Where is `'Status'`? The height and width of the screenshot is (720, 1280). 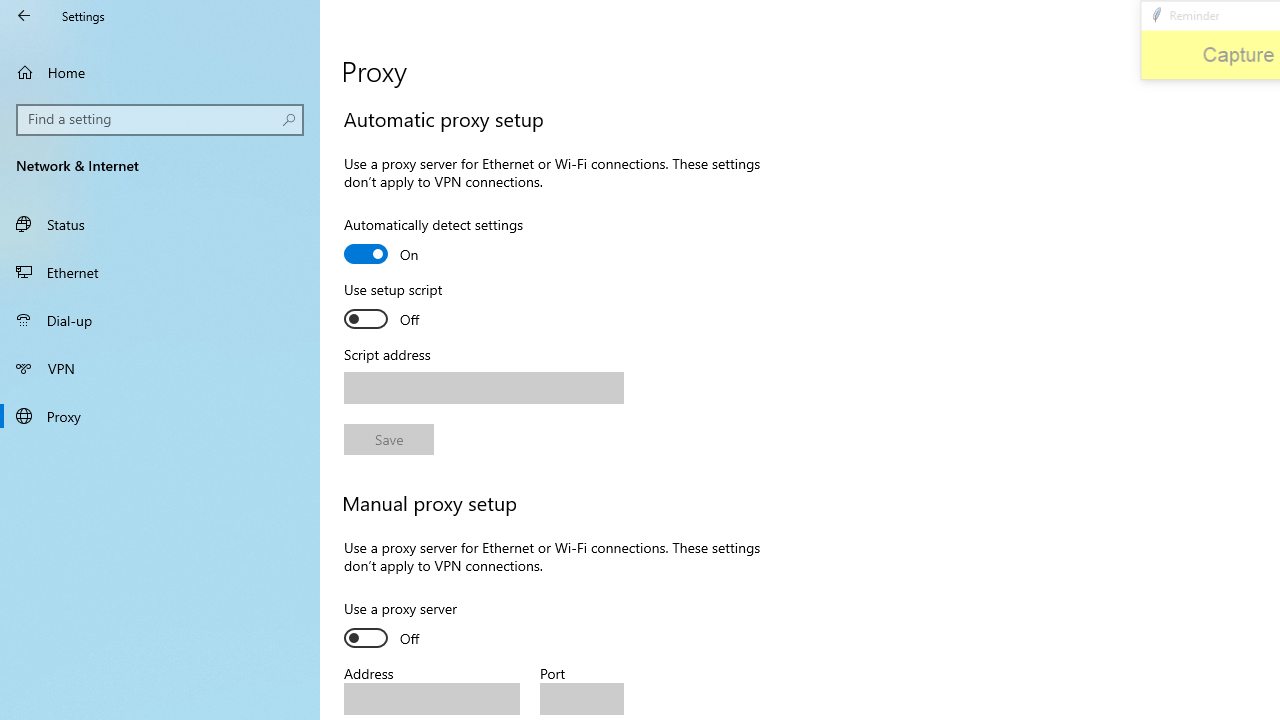
'Status' is located at coordinates (160, 223).